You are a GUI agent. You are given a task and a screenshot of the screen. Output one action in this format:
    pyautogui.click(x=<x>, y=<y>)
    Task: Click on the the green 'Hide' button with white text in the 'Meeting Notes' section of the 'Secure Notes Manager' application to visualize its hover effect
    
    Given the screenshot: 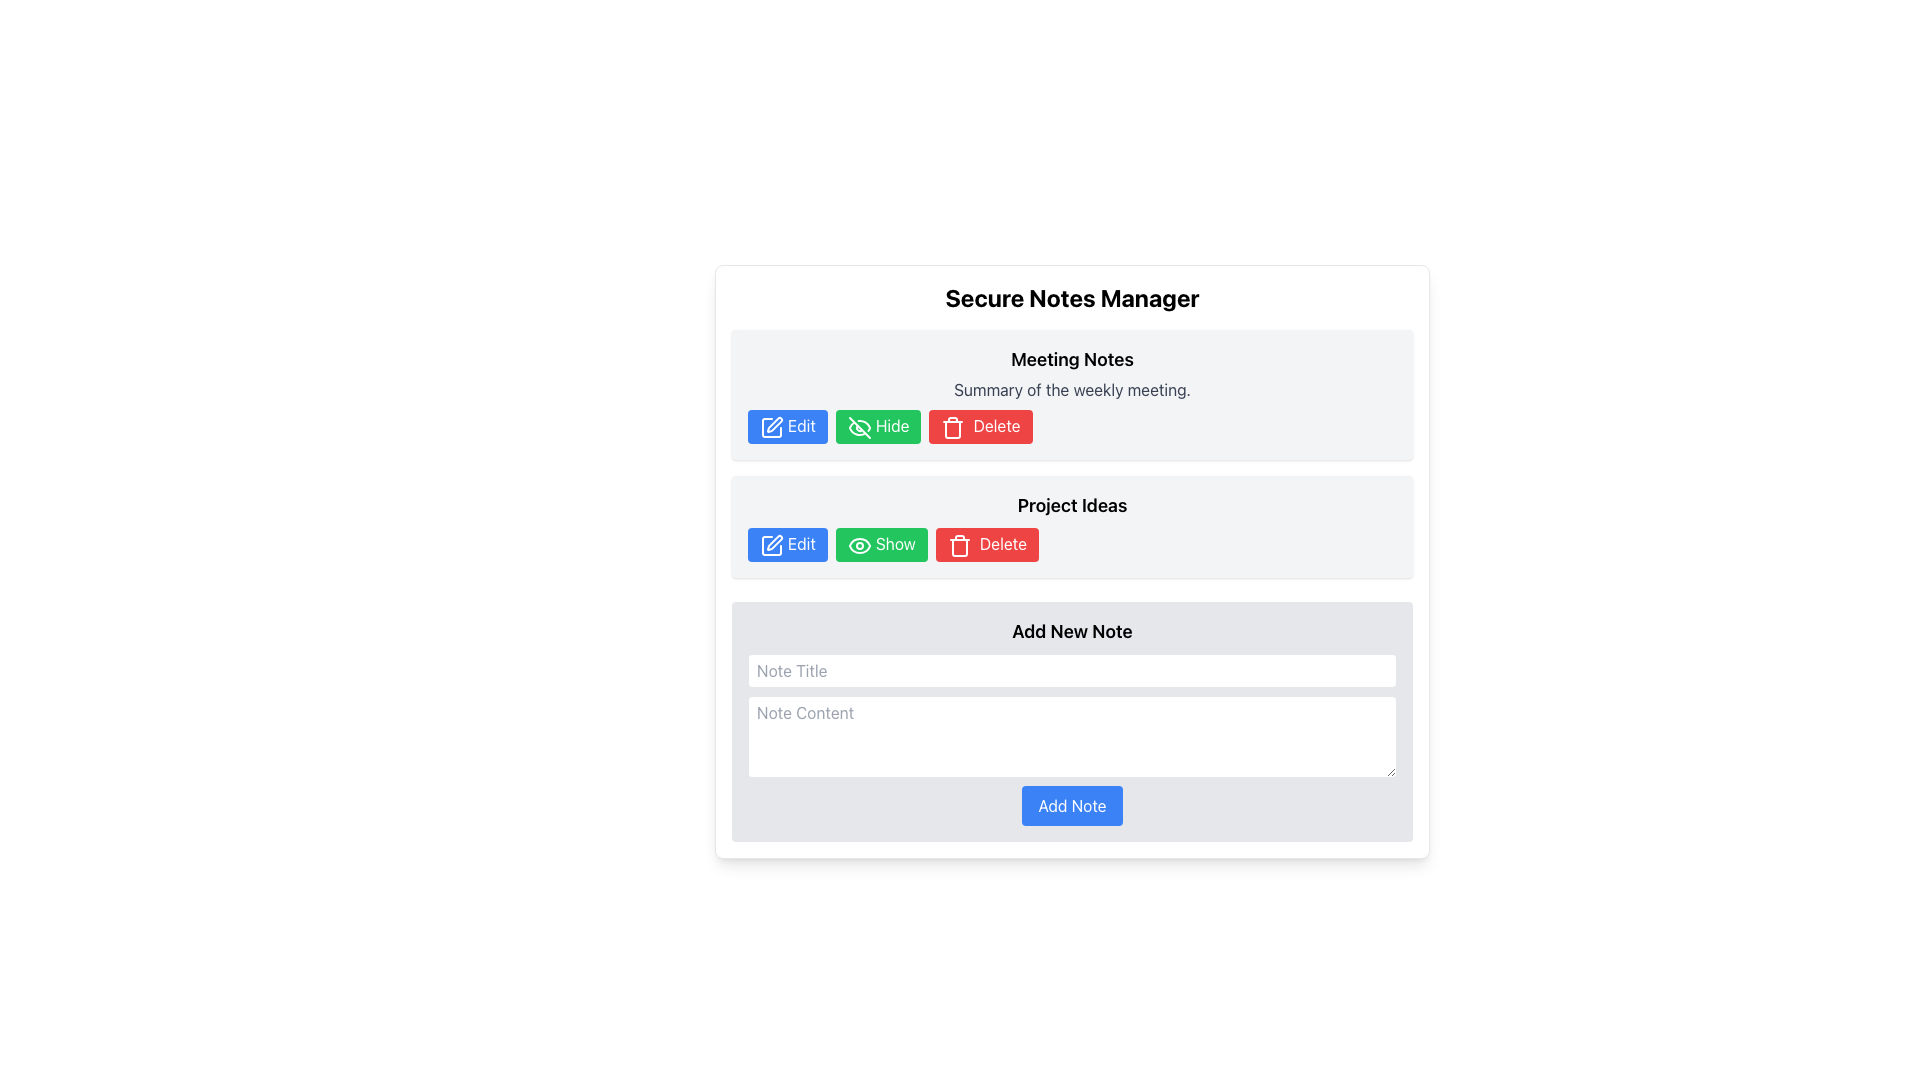 What is the action you would take?
    pyautogui.click(x=878, y=425)
    